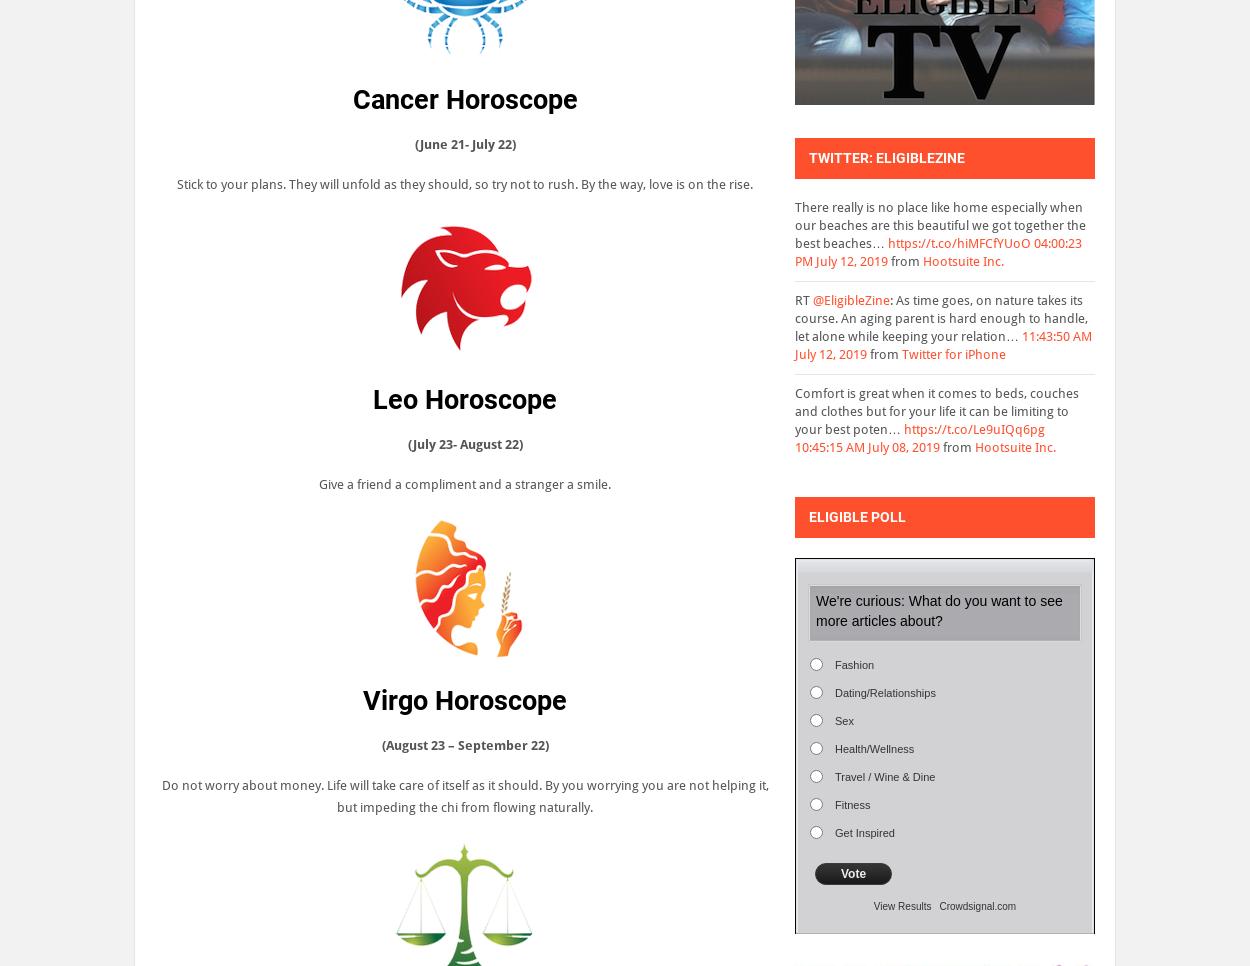 This screenshot has height=966, width=1250. I want to click on 'There really is no place like home especially when our beaches are this beautiful we got together the best beaches…', so click(939, 224).